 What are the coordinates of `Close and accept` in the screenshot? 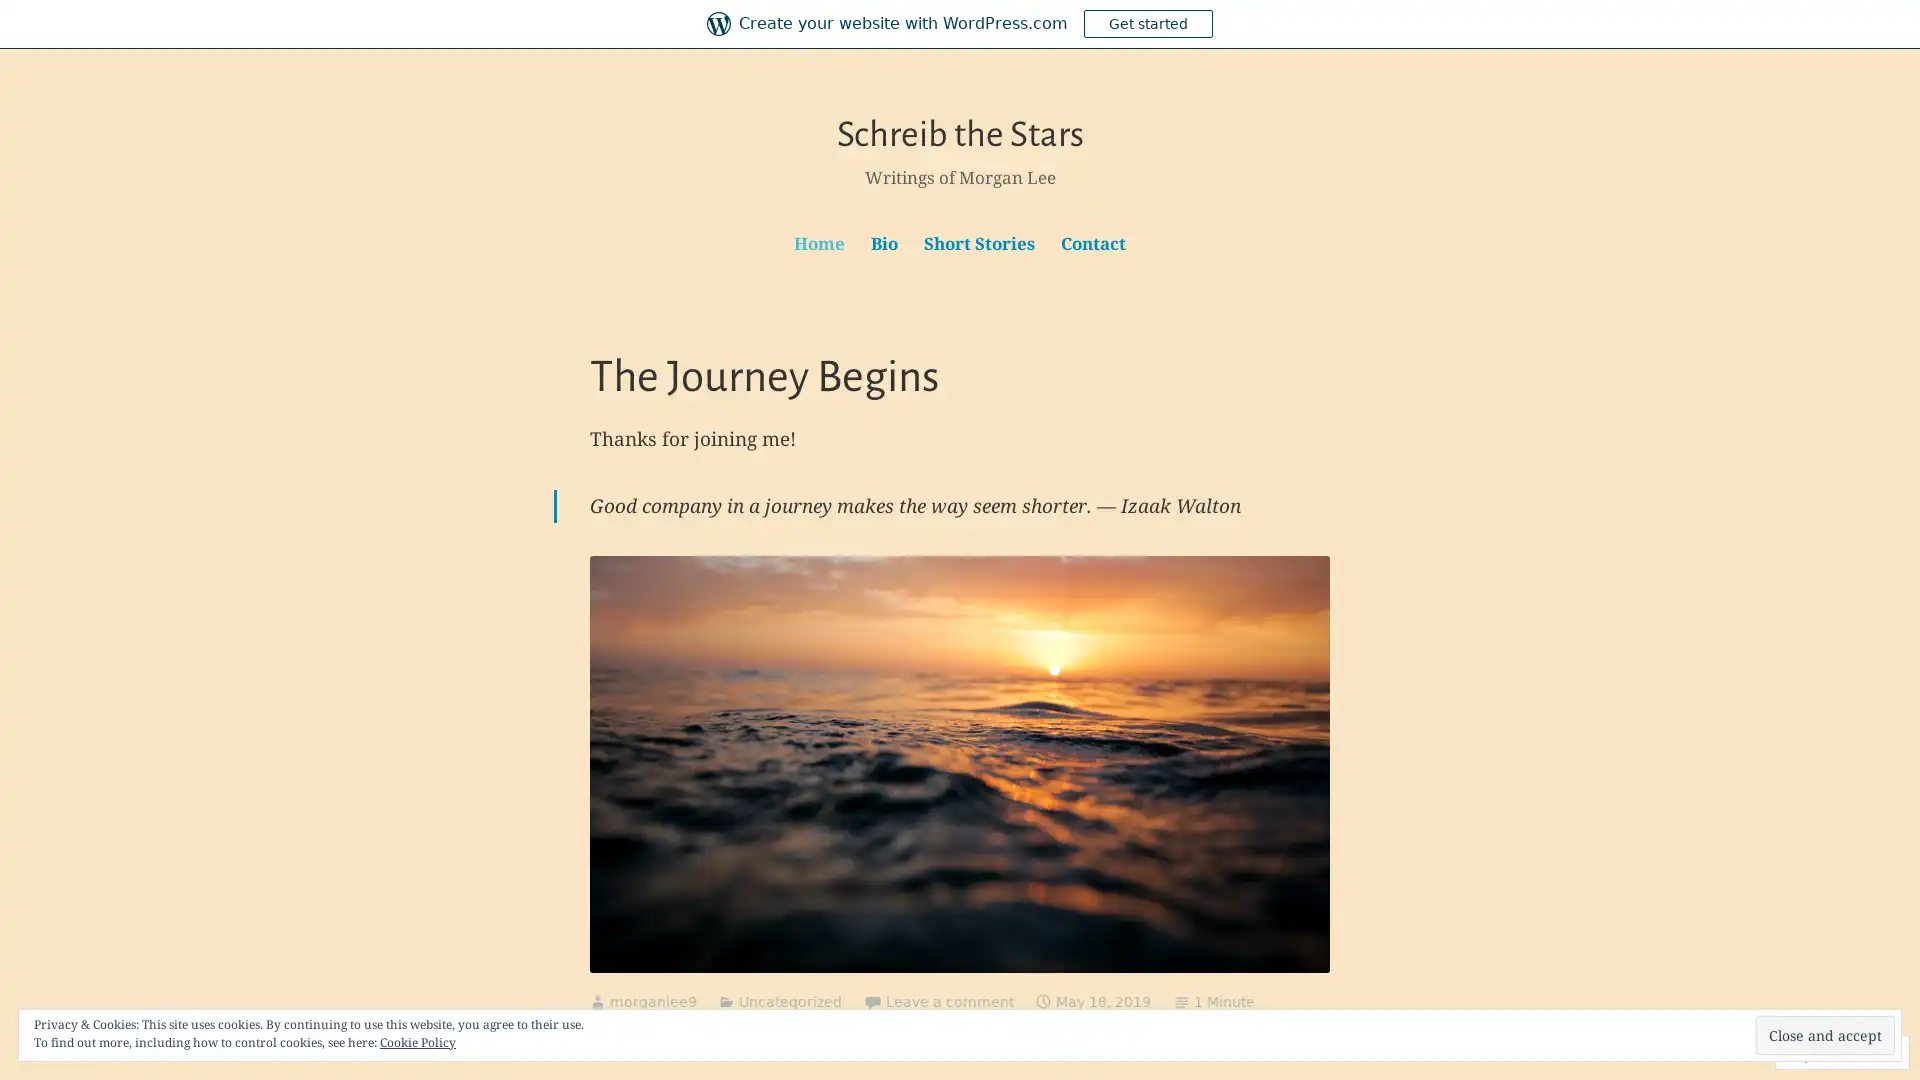 It's located at (1825, 1035).